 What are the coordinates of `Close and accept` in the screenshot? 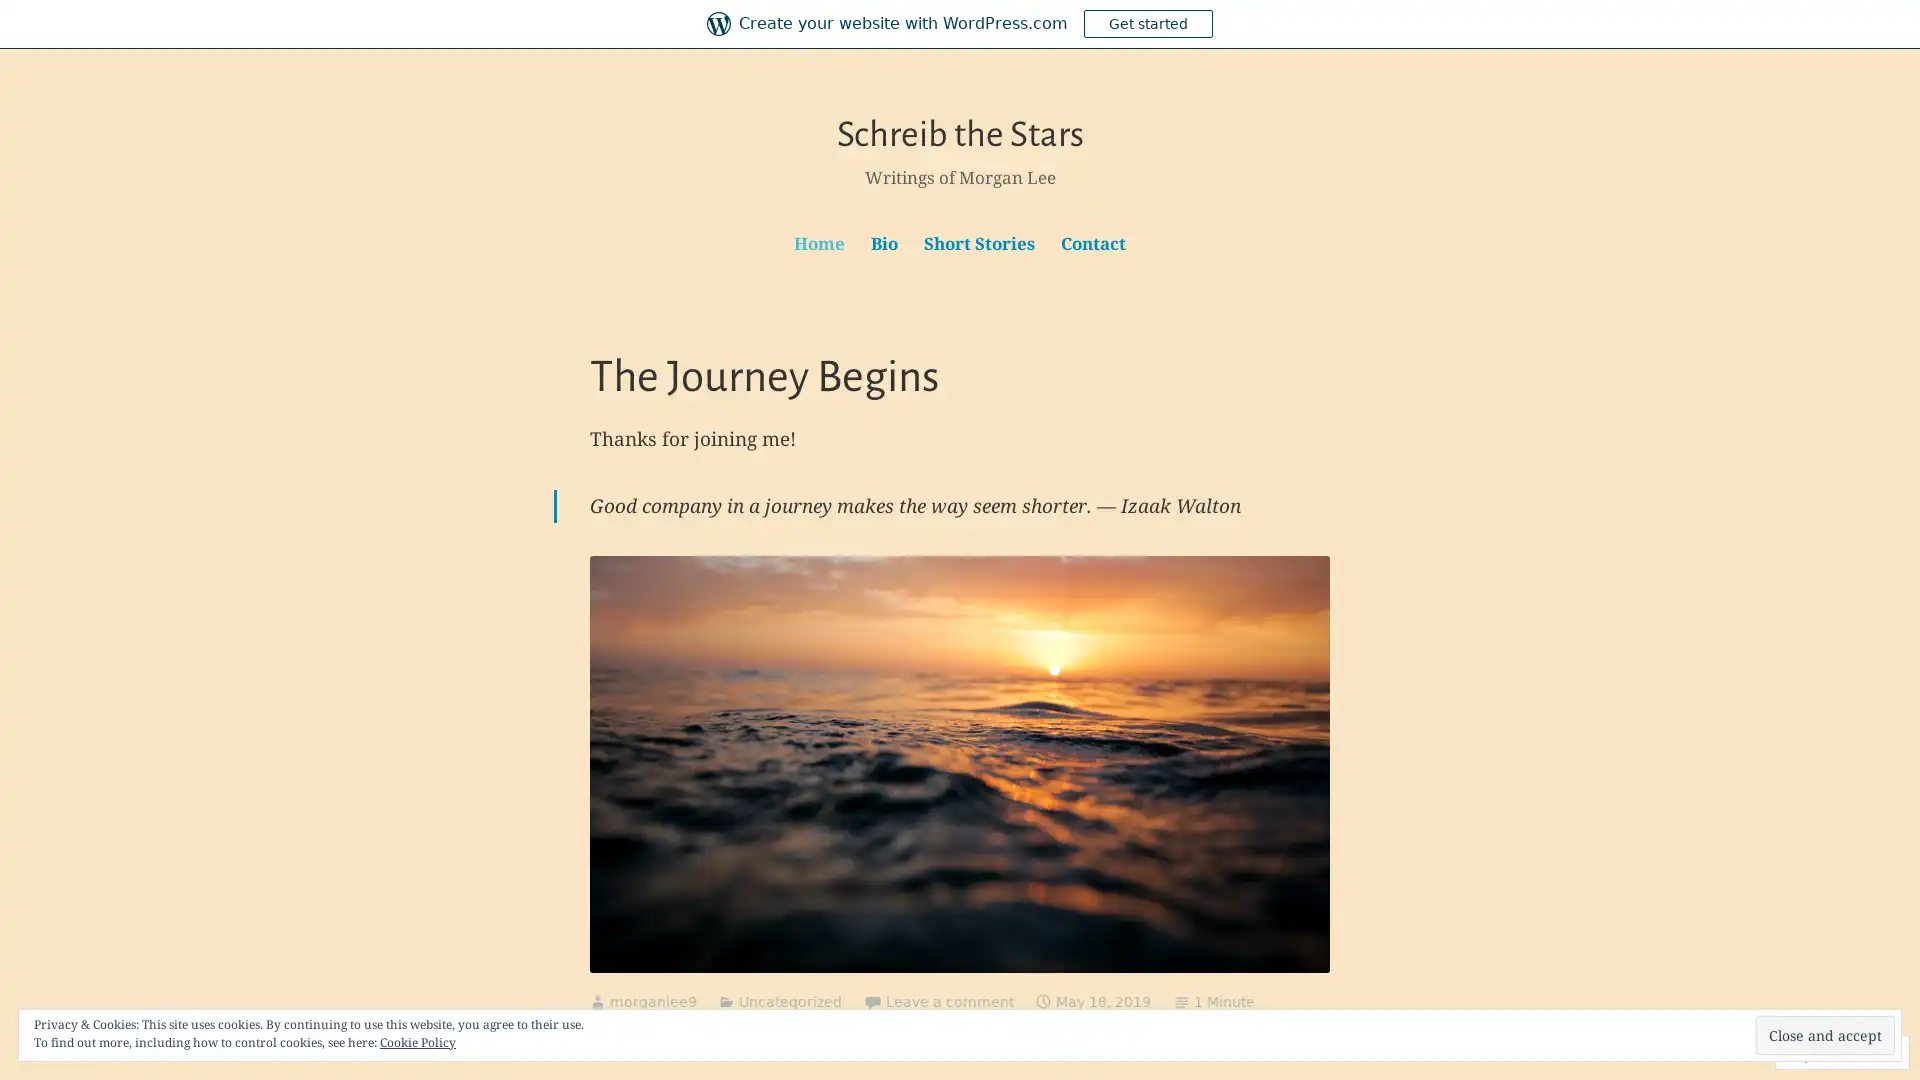 It's located at (1825, 1035).